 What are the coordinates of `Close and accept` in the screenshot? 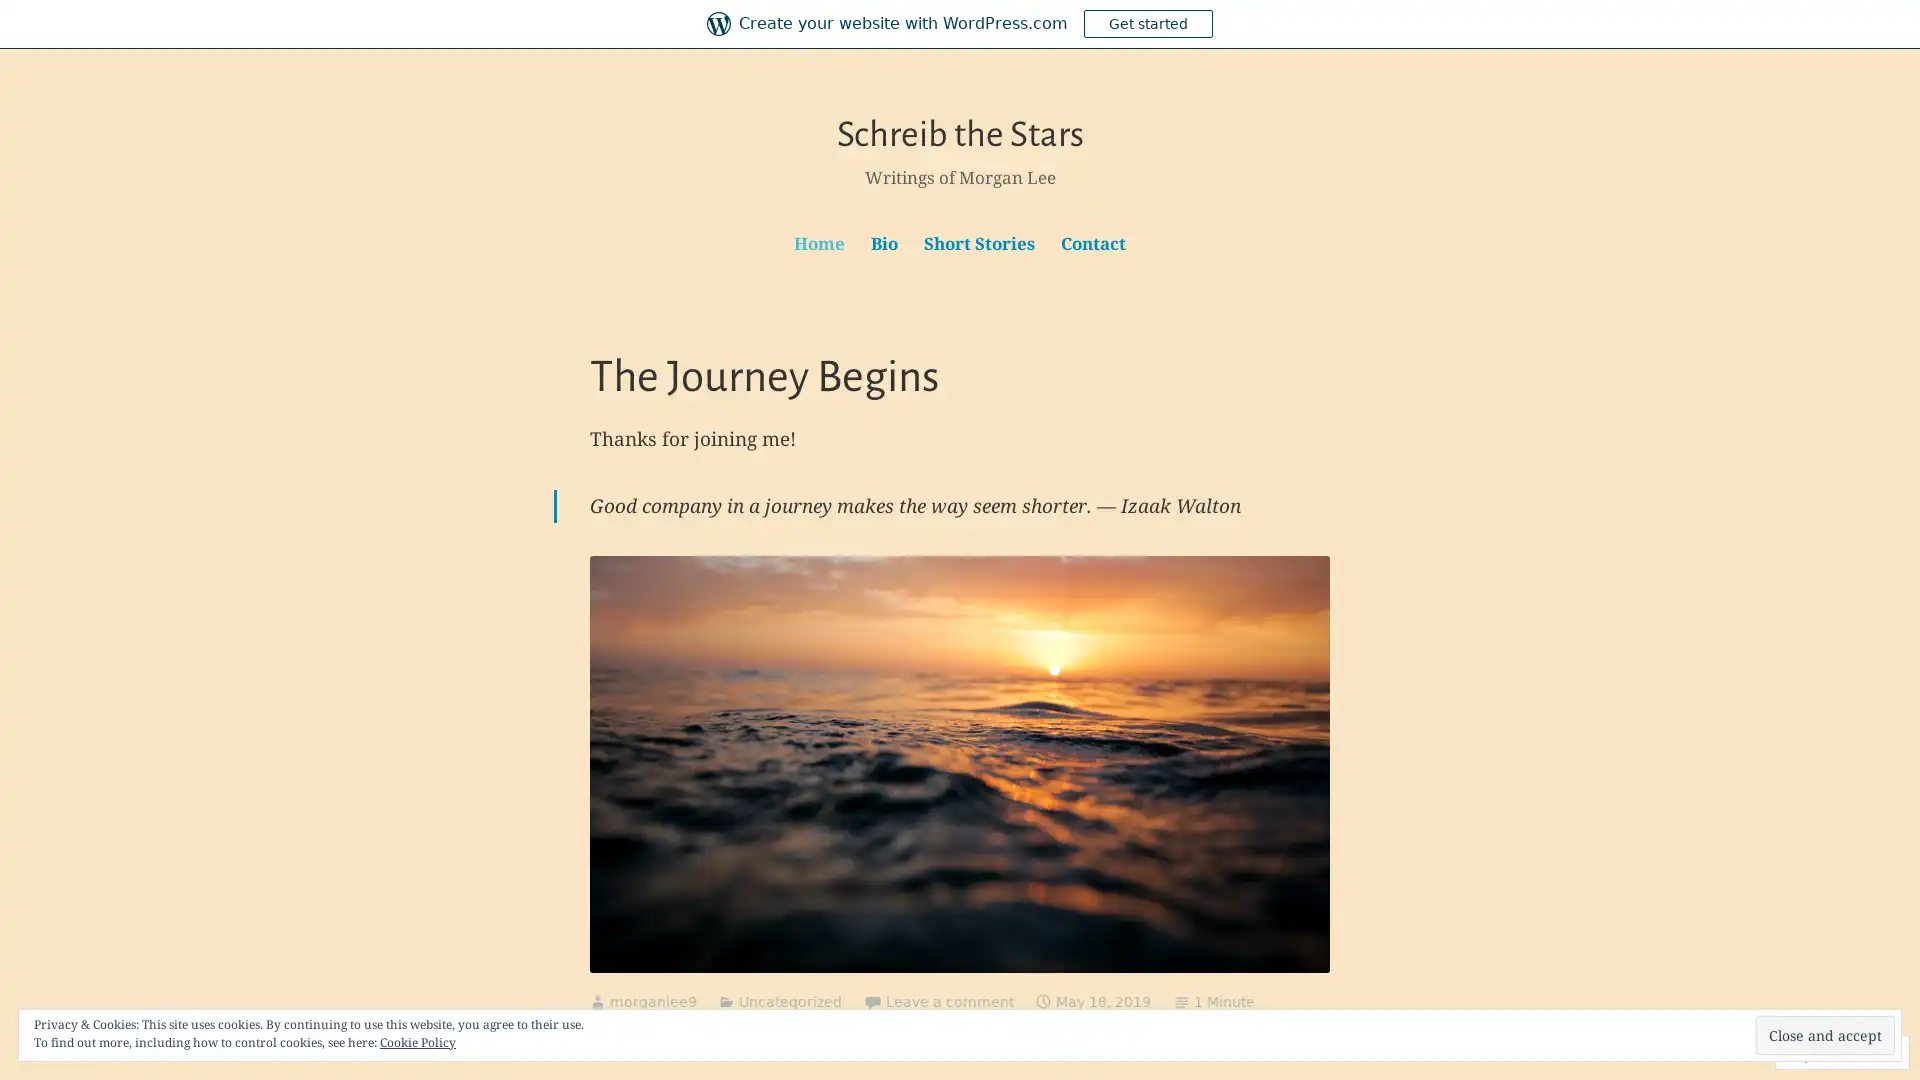 It's located at (1825, 1035).